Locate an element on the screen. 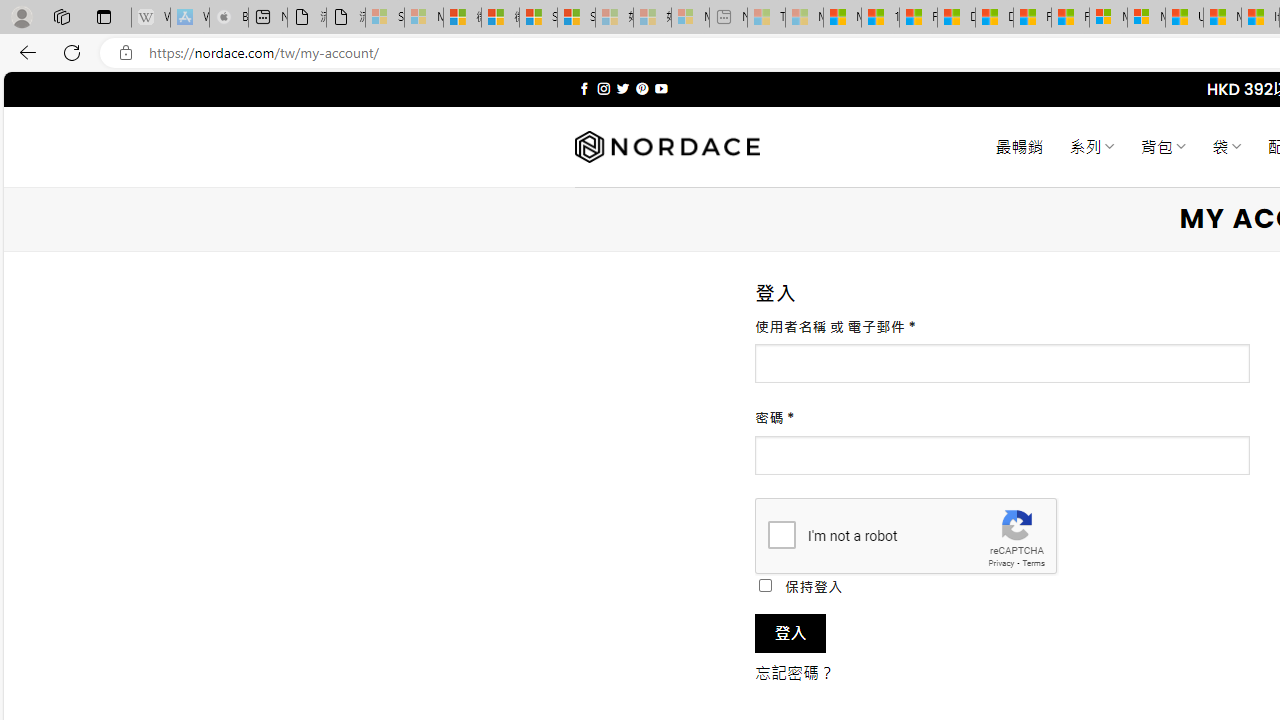 The height and width of the screenshot is (720, 1280). 'Terms' is located at coordinates (1033, 563).